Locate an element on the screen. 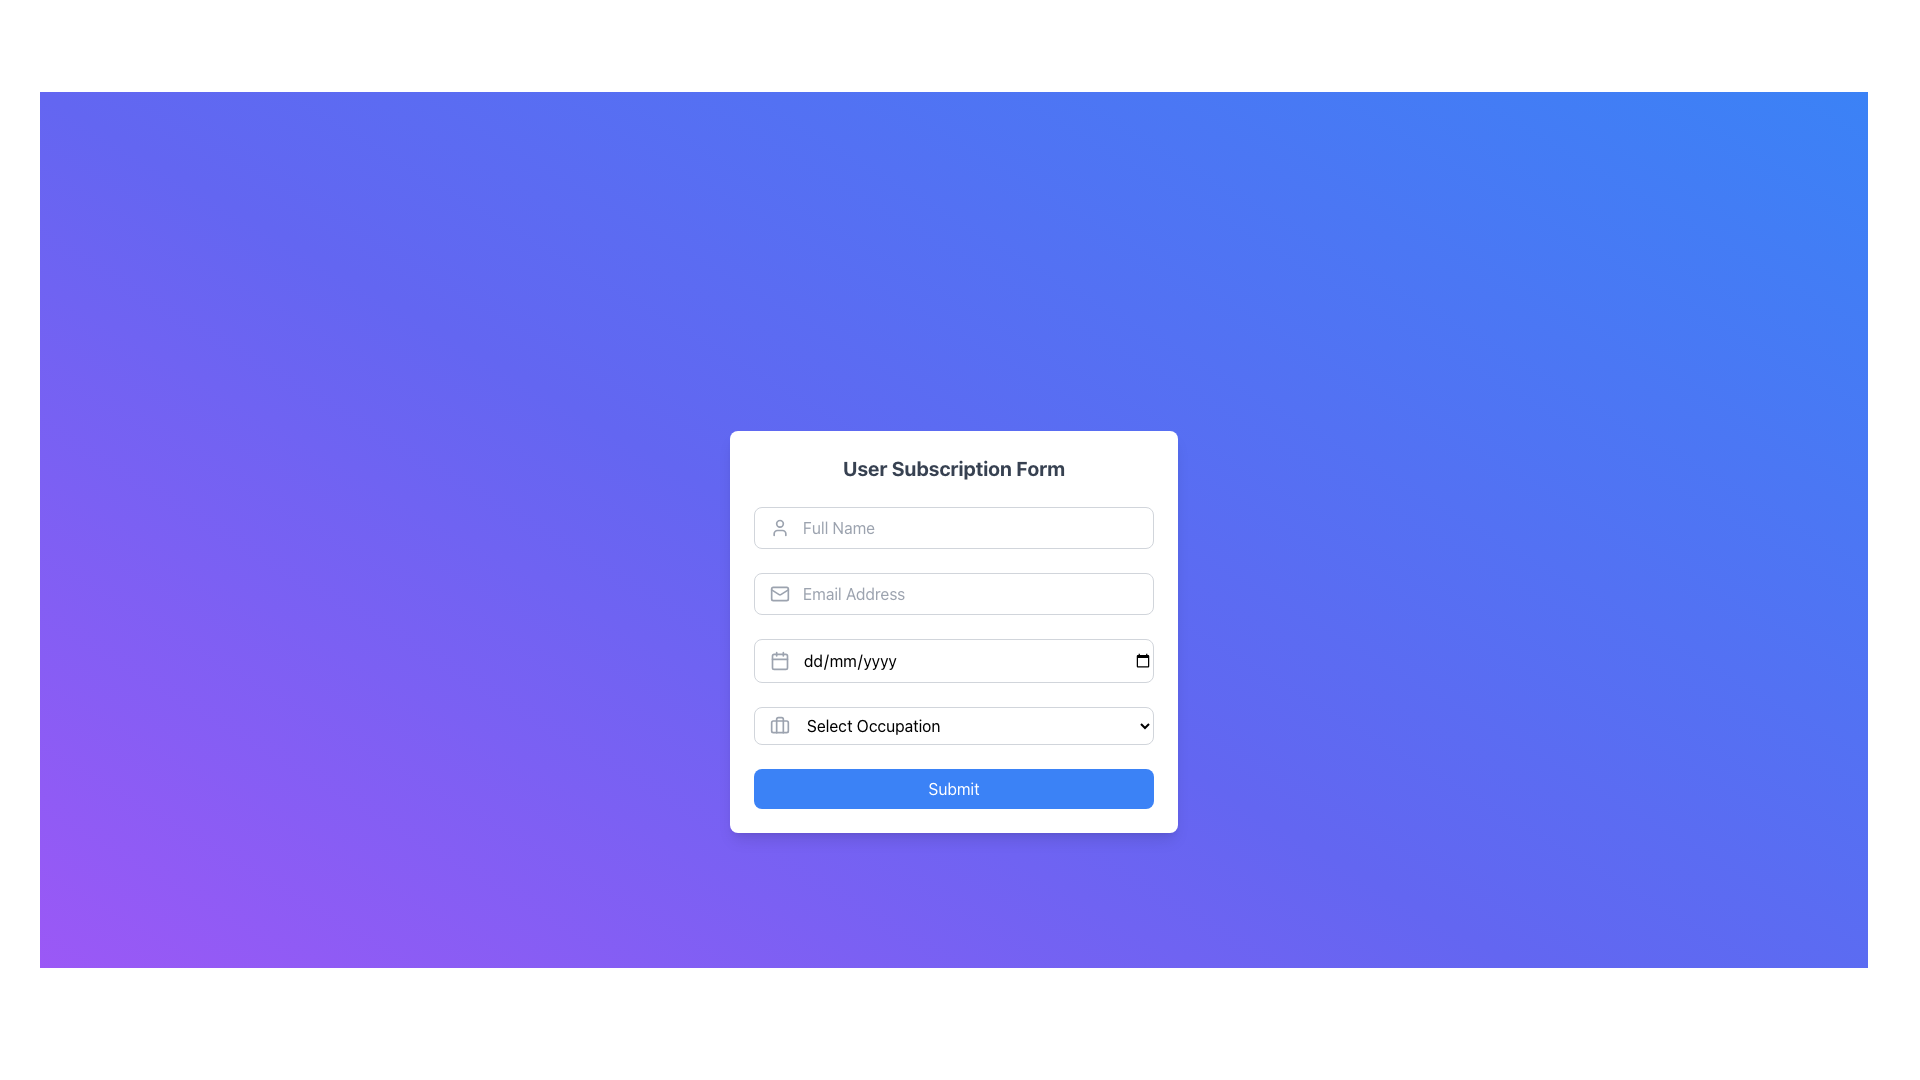 Image resolution: width=1920 pixels, height=1080 pixels. the decorative icon representing the Email Address input functionality located on the left side of the Email Address input field within the User Subscription Form is located at coordinates (778, 593).